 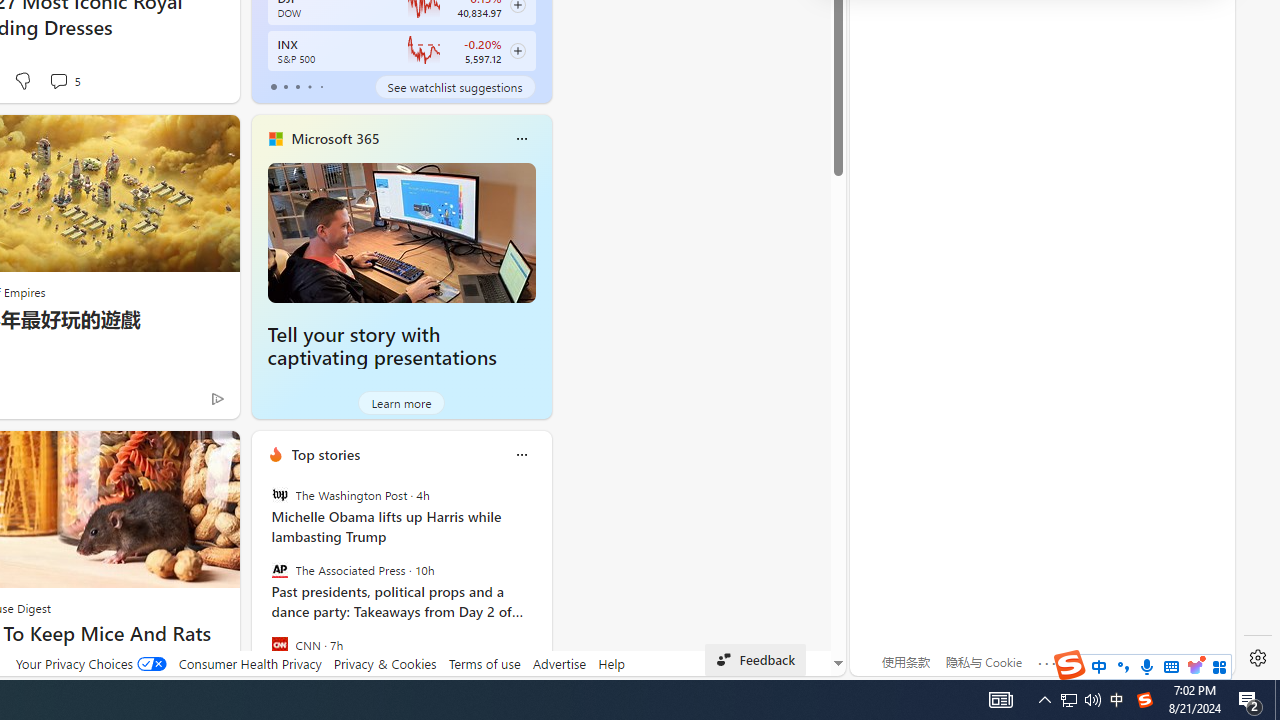 What do you see at coordinates (400, 402) in the screenshot?
I see `'Learn more'` at bounding box center [400, 402].